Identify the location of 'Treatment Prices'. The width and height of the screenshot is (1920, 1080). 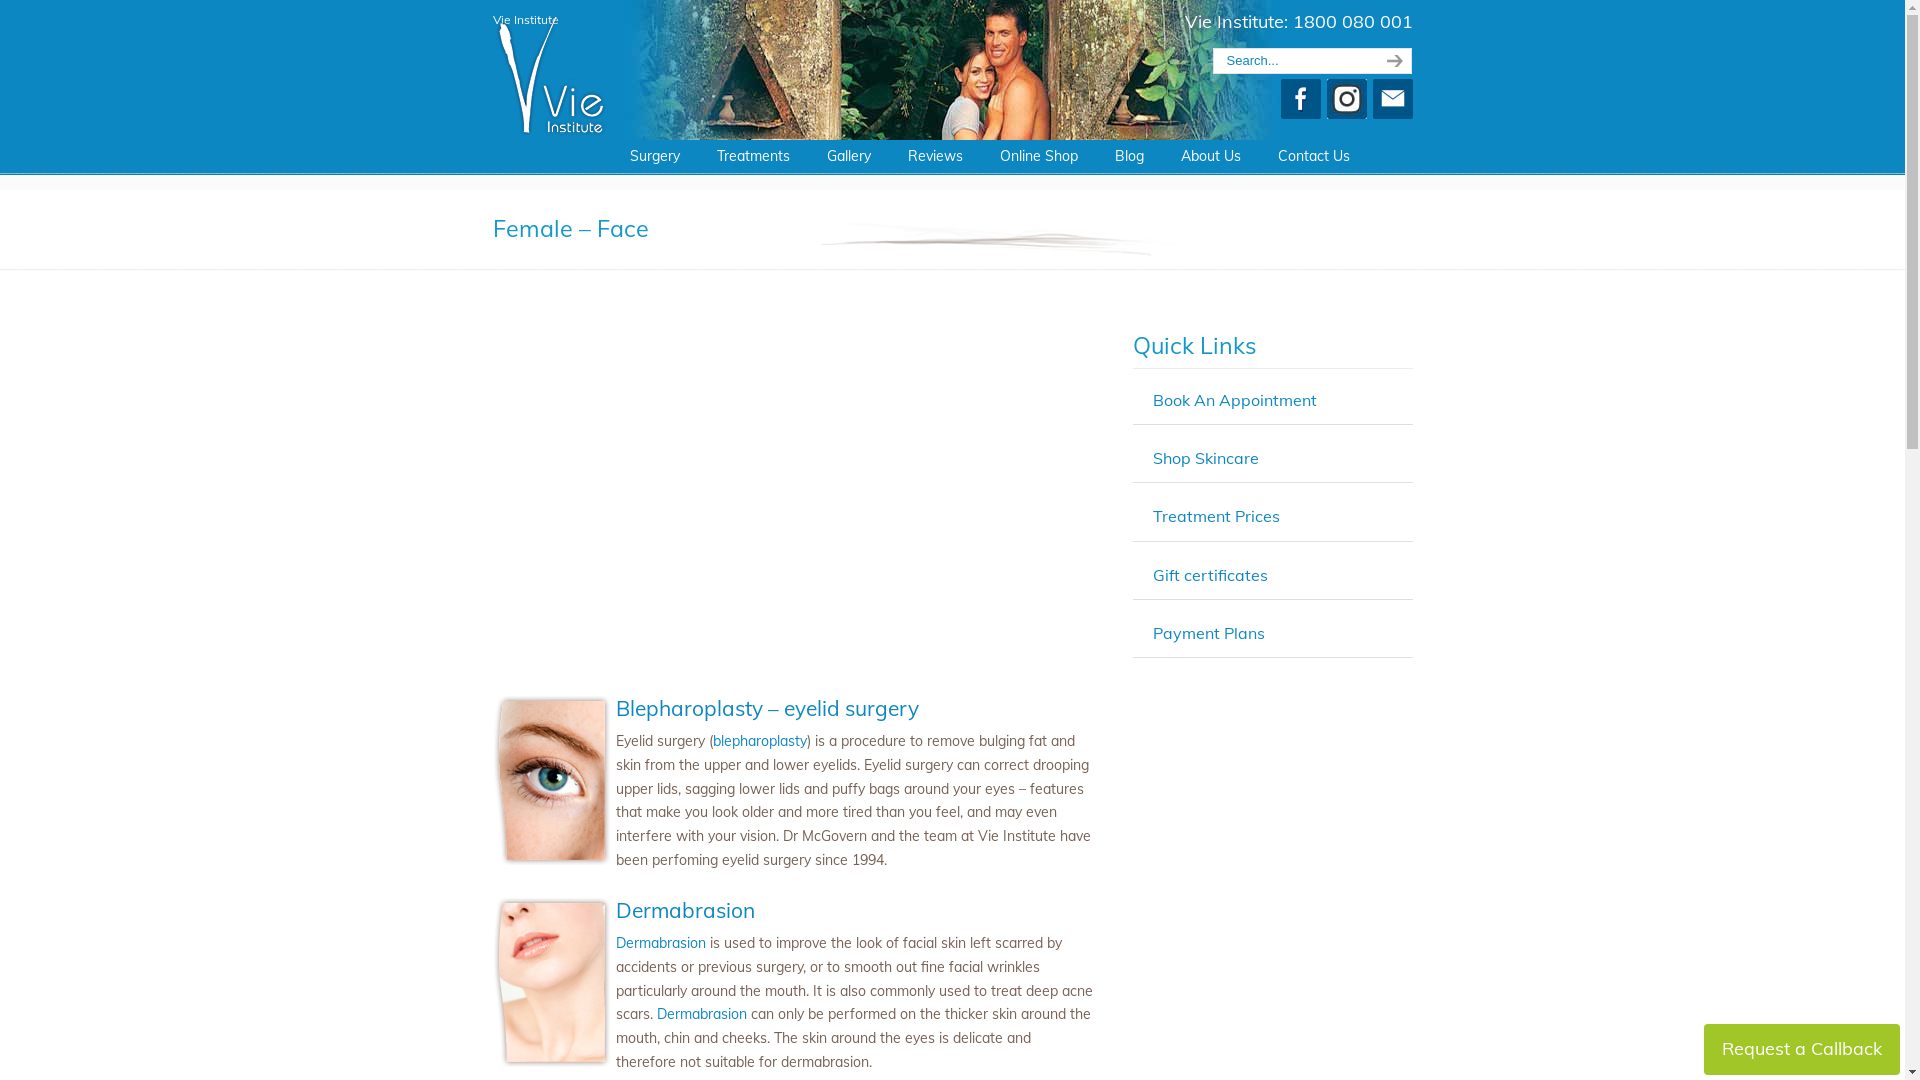
(1152, 515).